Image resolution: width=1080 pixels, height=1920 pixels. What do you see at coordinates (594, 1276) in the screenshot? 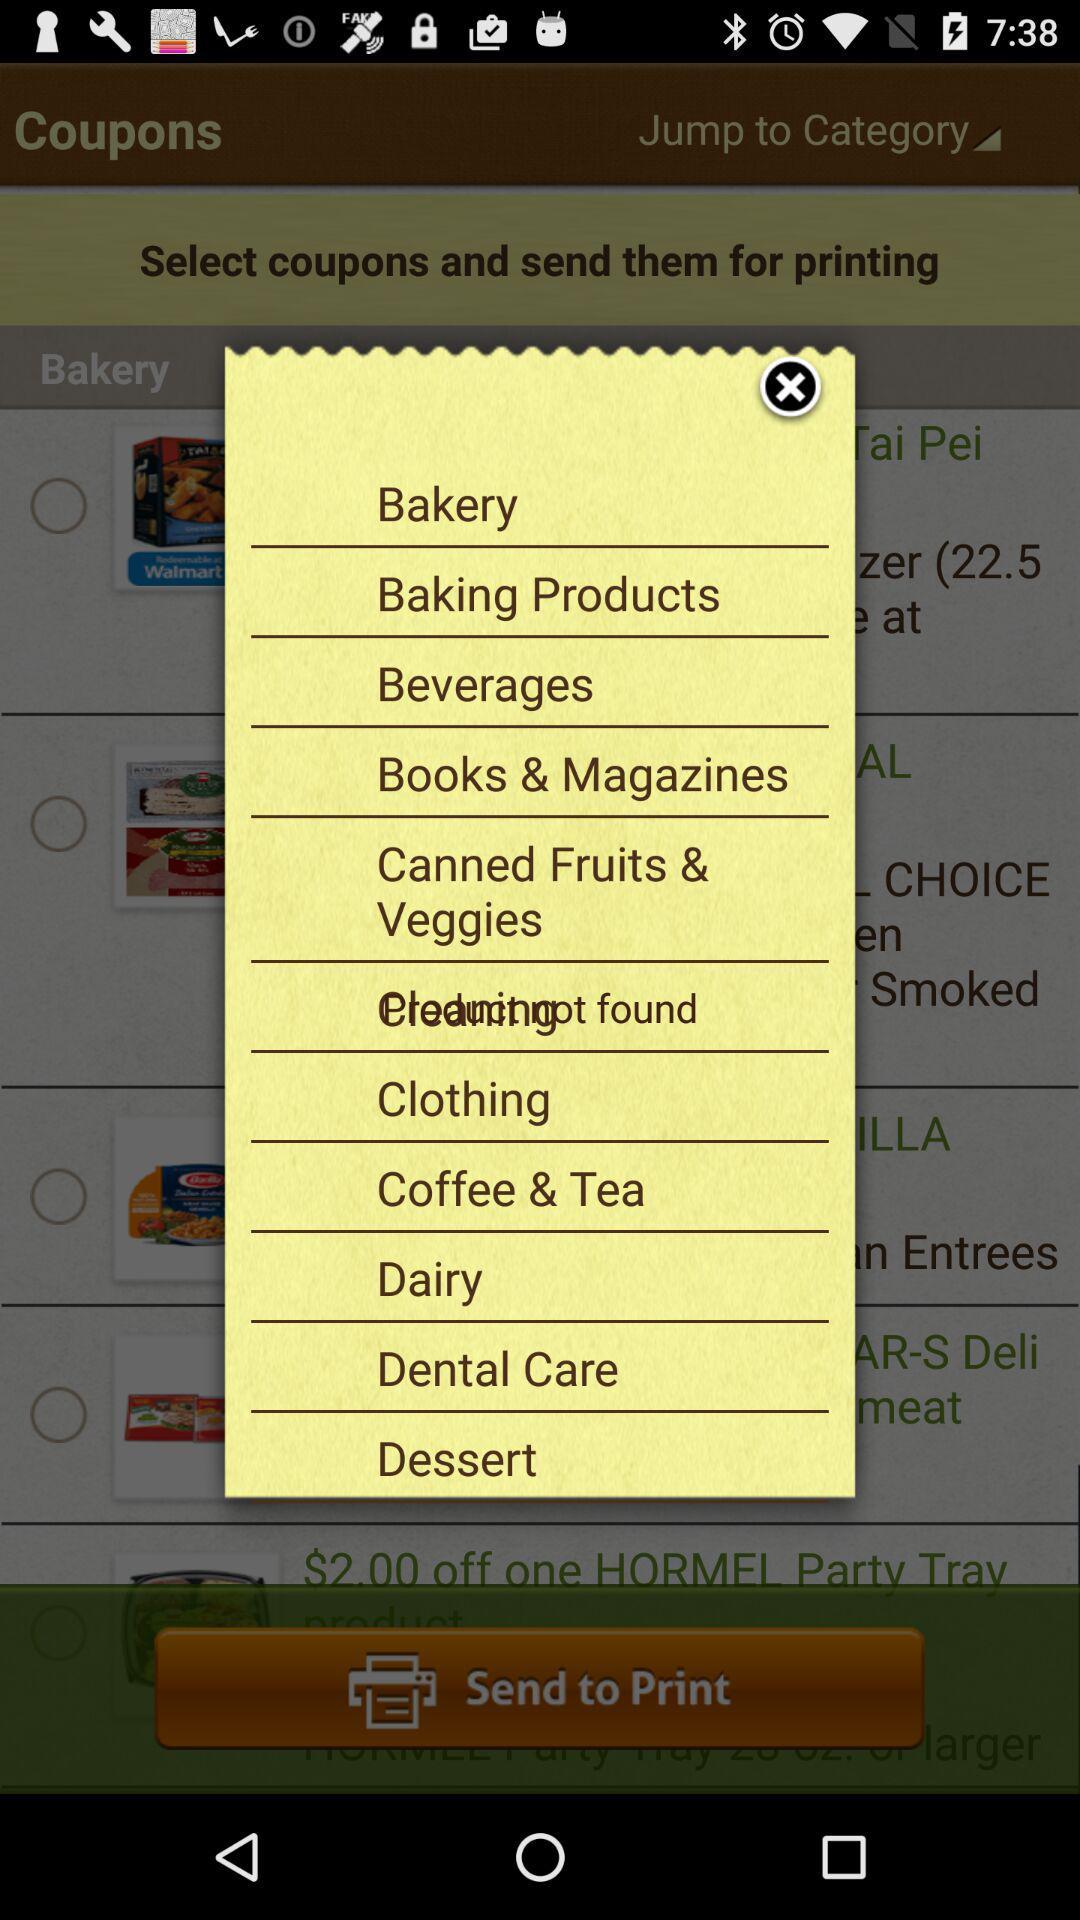
I see `the dairy app` at bounding box center [594, 1276].